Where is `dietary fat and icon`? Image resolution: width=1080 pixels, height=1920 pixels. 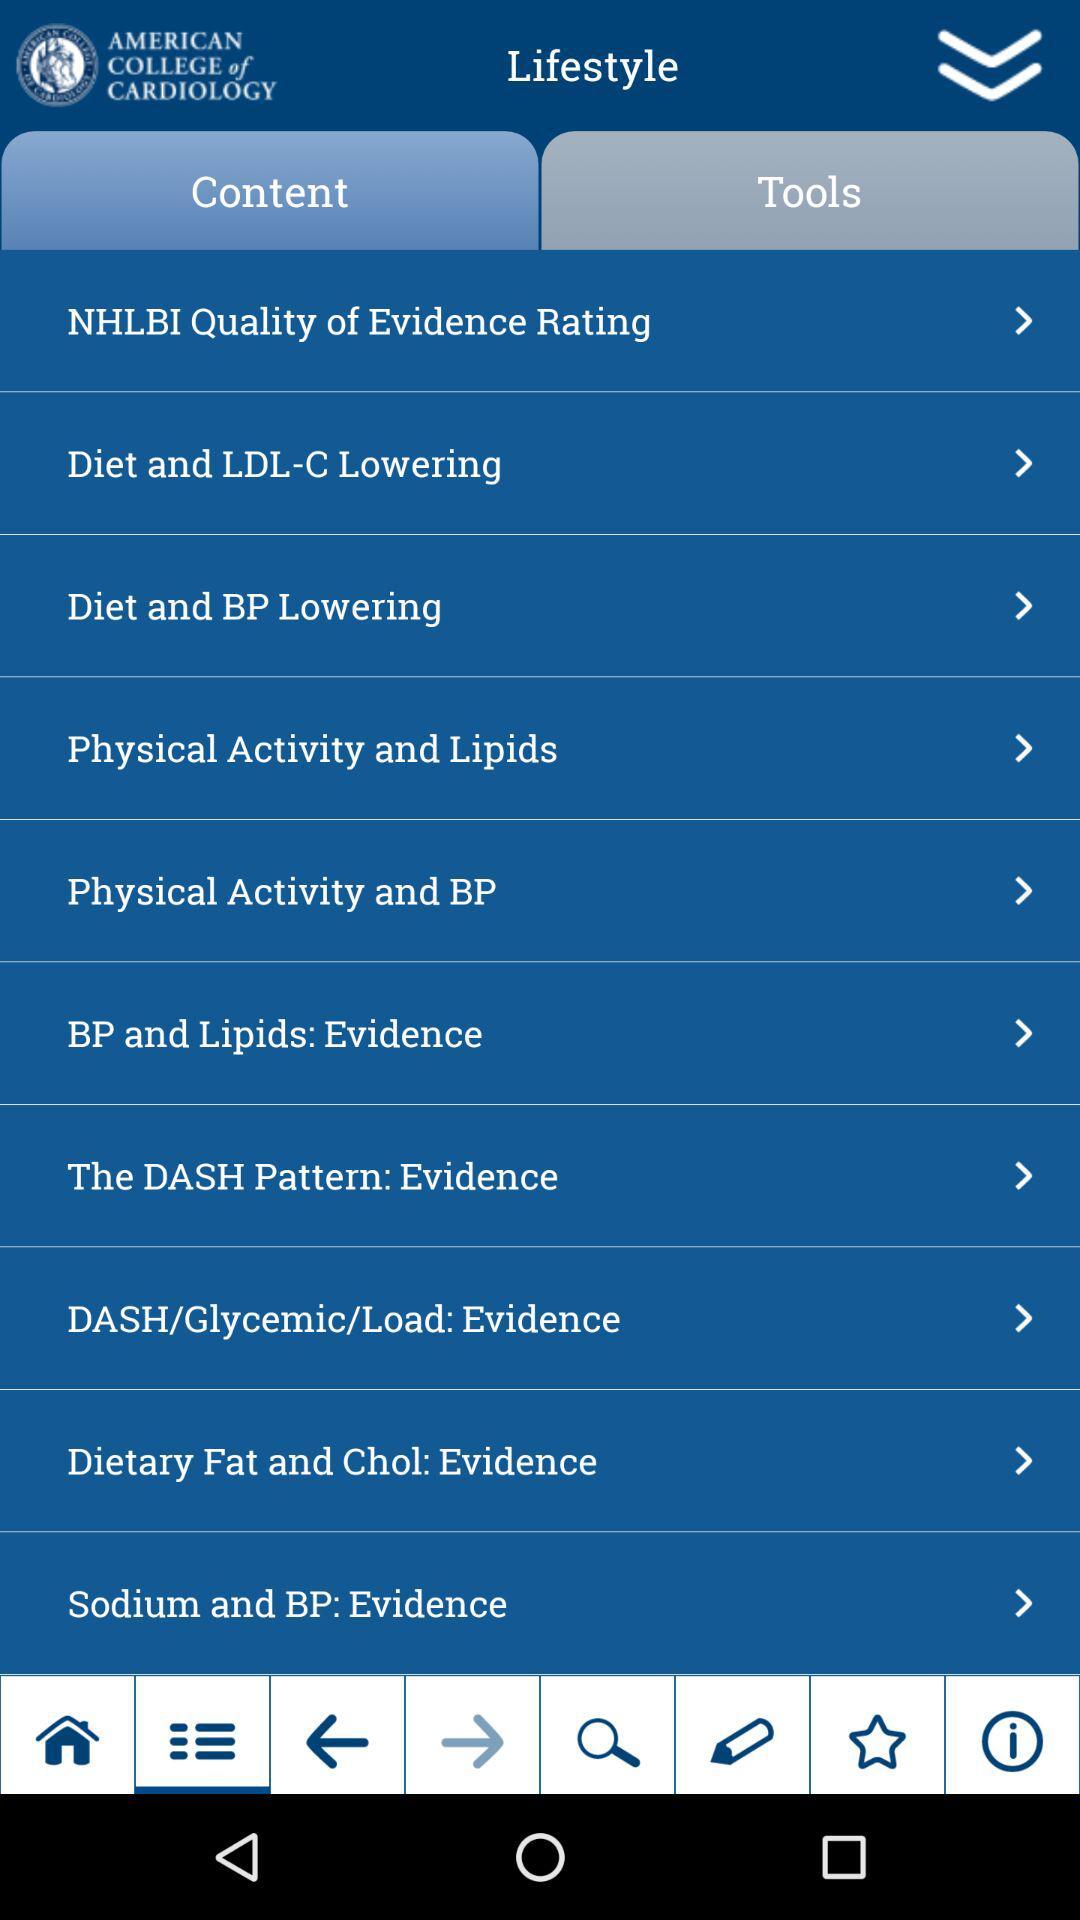 dietary fat and icon is located at coordinates (533, 1460).